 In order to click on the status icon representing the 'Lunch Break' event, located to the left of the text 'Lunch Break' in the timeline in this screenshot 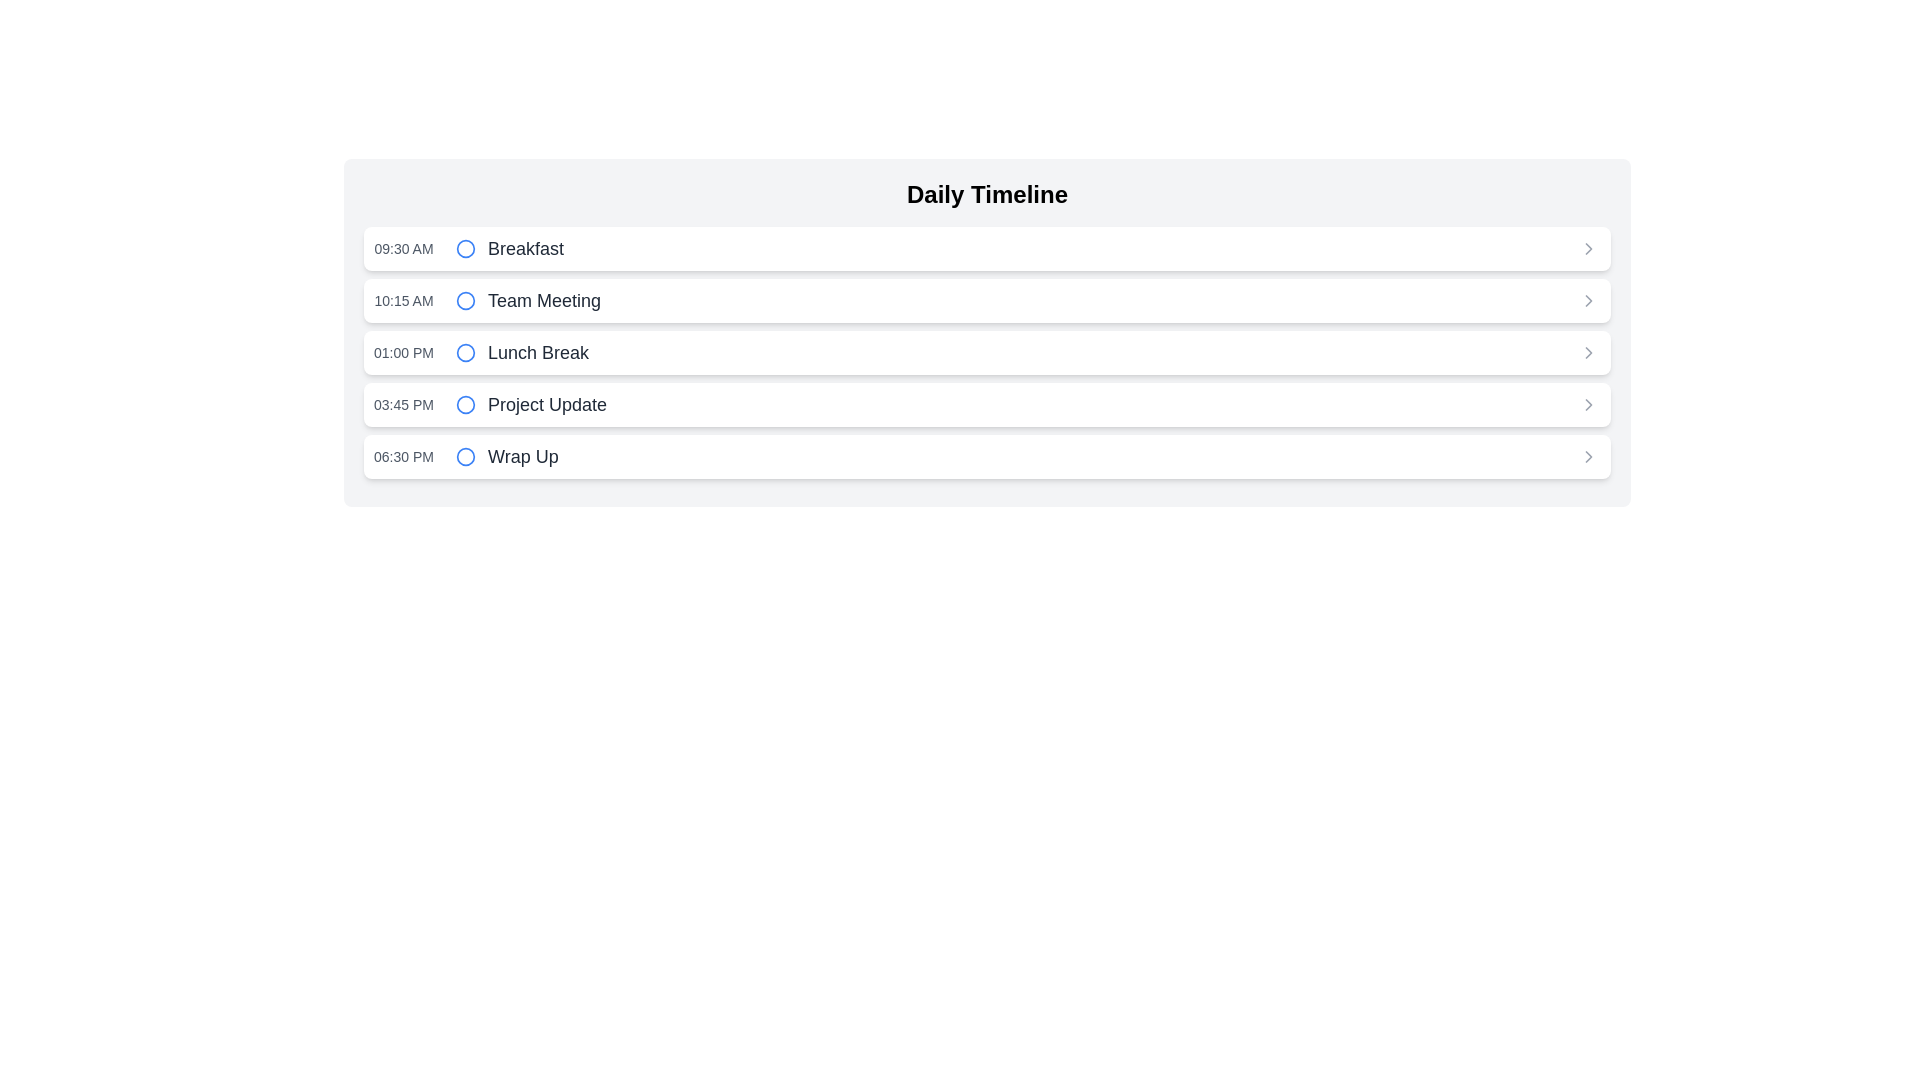, I will do `click(464, 352)`.